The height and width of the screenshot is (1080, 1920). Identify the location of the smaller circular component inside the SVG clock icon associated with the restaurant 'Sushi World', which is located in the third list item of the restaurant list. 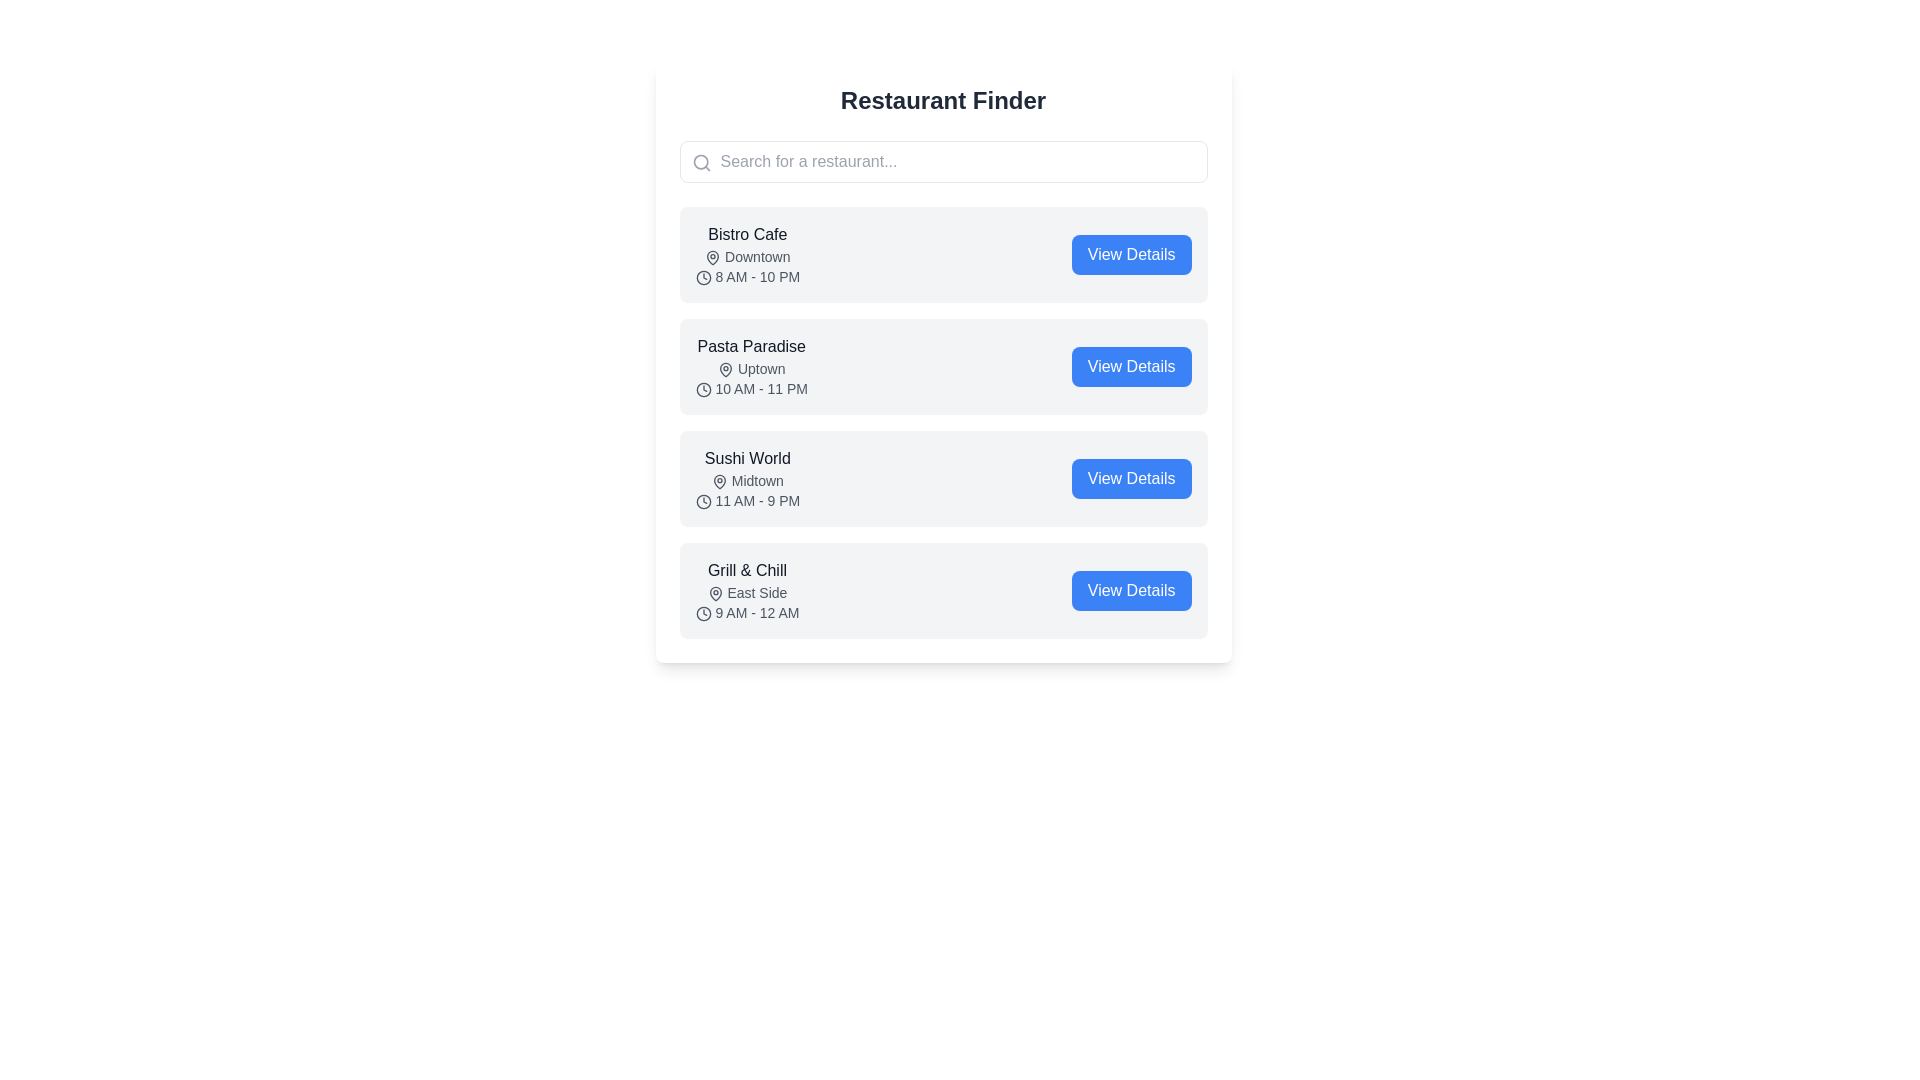
(703, 501).